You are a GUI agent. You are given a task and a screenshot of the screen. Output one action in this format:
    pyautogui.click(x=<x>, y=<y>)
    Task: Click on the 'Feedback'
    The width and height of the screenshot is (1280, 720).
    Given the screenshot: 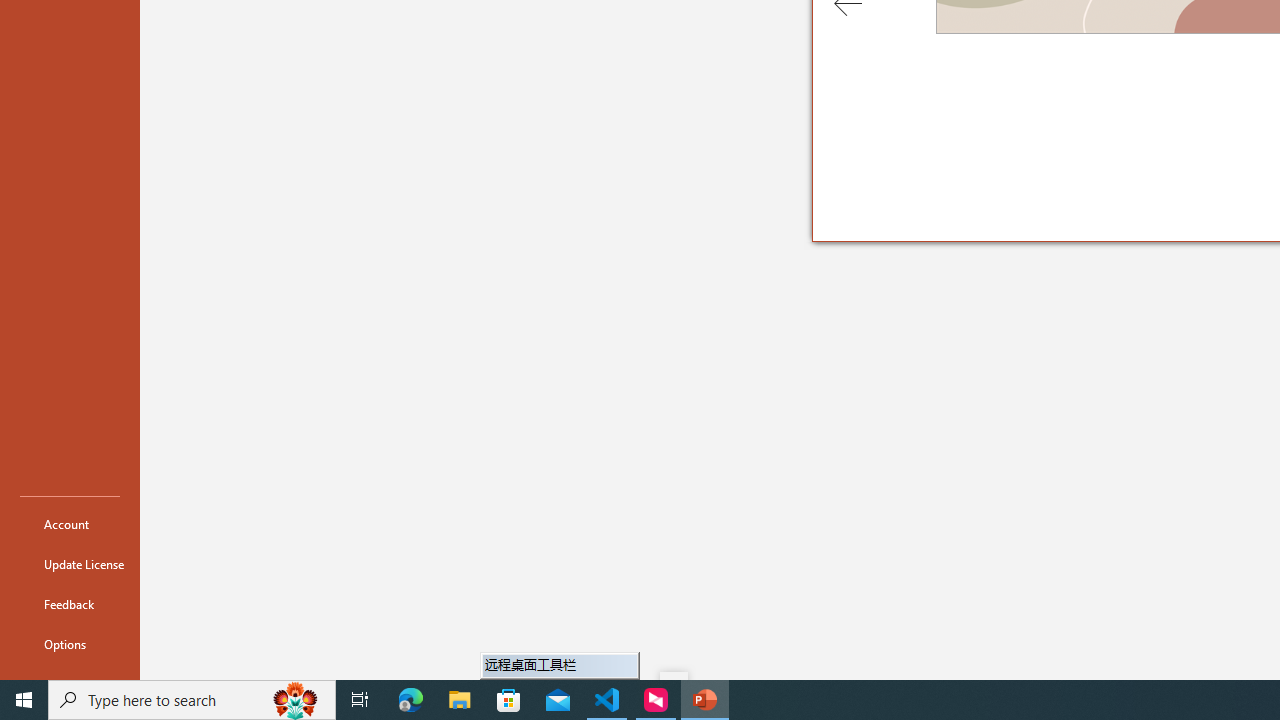 What is the action you would take?
    pyautogui.click(x=69, y=603)
    